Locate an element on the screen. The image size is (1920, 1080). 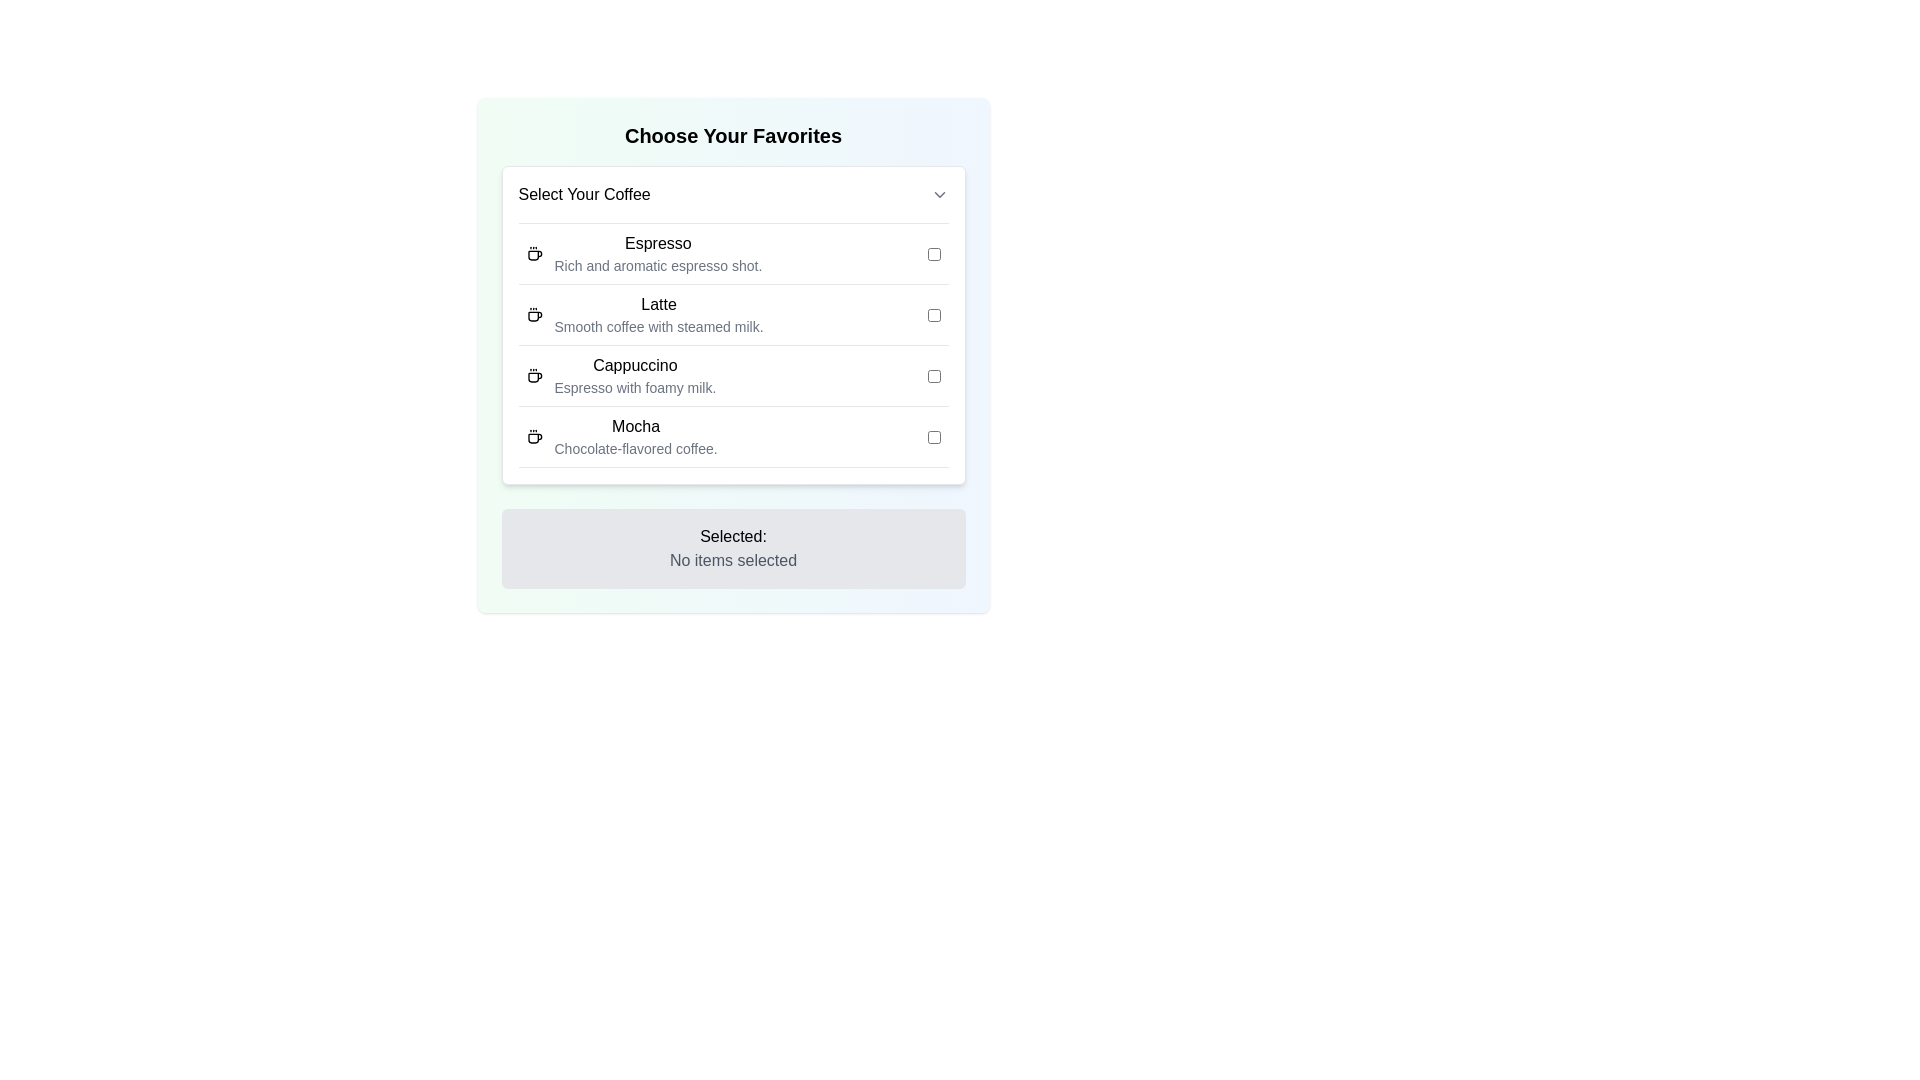
the descriptive text for the coffee type 'Mocha', which is located directly below the 'Mocha' label in the selection menu, specifically as the fourth item in the list is located at coordinates (635, 447).